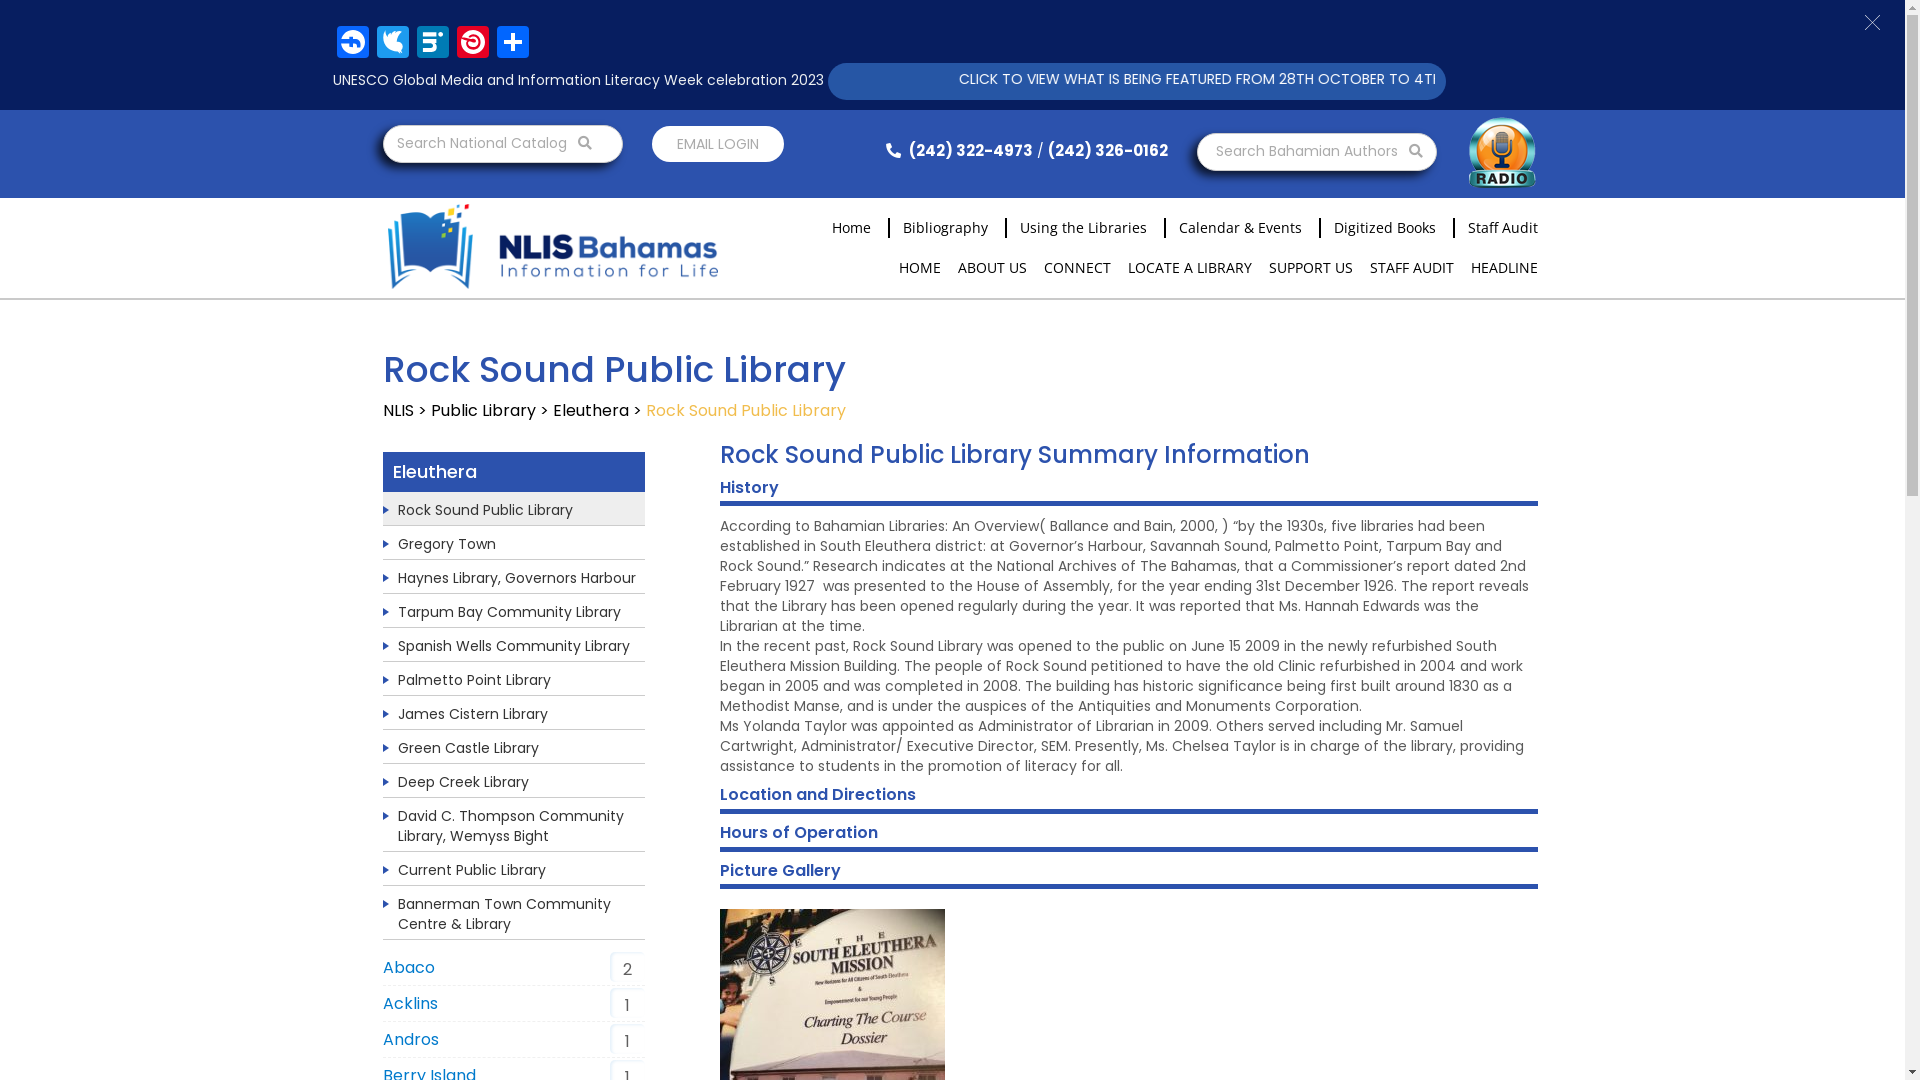  Describe the element at coordinates (450, 44) in the screenshot. I see `'Pinterest'` at that location.